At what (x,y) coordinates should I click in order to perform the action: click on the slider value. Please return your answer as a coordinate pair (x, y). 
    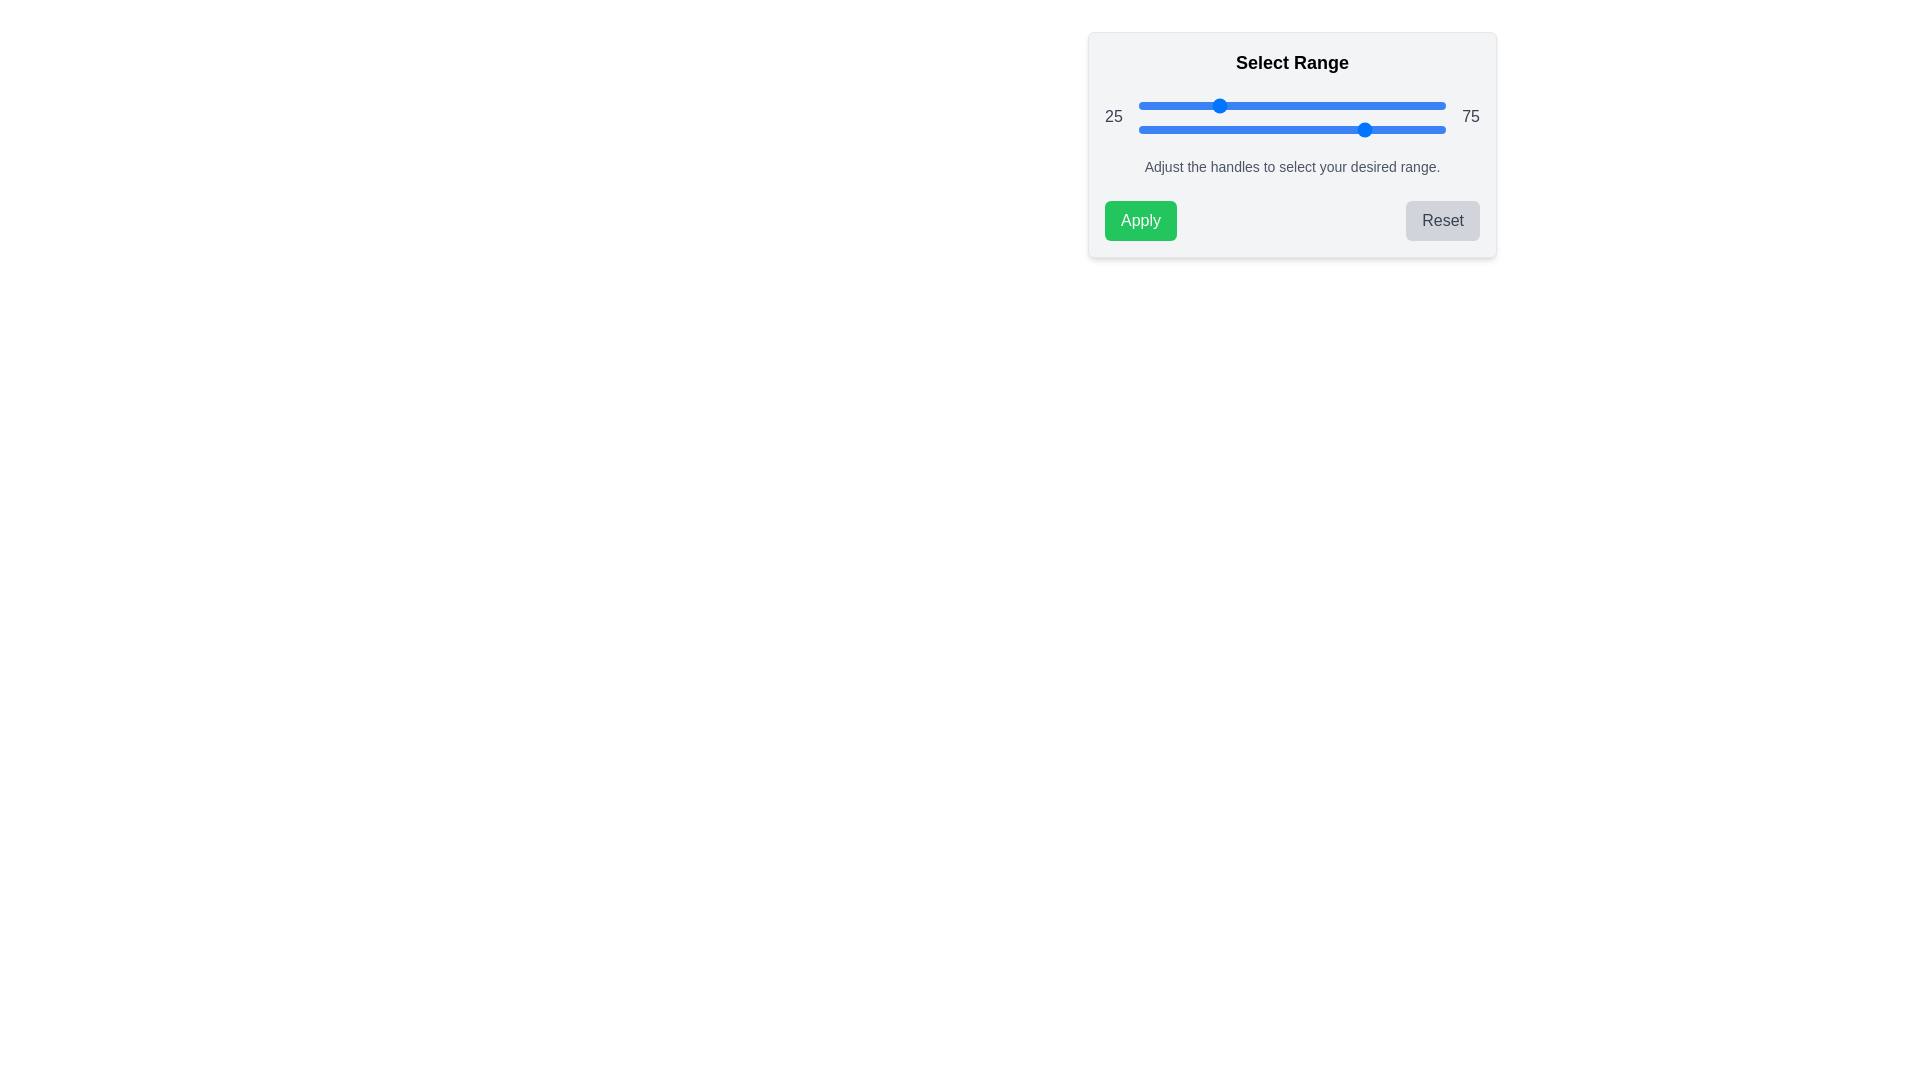
    Looking at the image, I should click on (1310, 130).